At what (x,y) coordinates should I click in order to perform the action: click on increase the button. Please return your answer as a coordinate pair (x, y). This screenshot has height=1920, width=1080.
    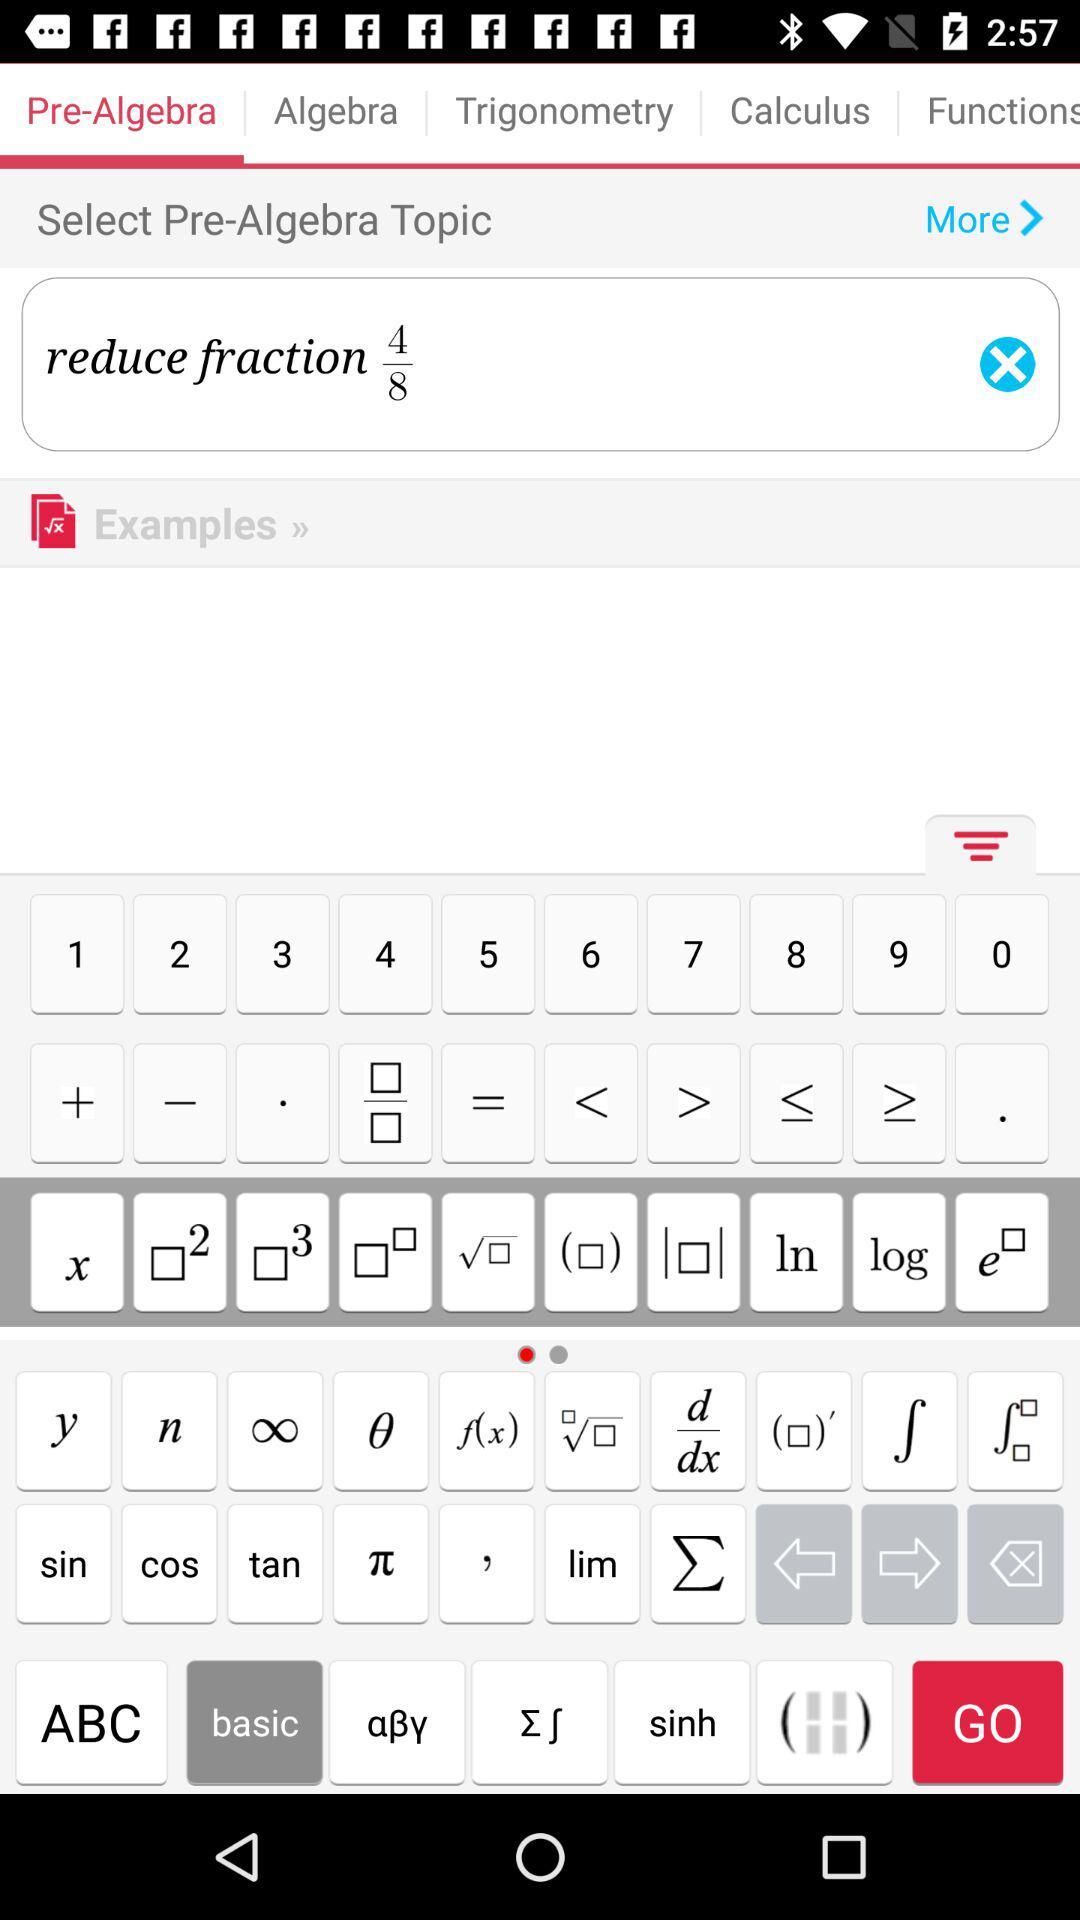
    Looking at the image, I should click on (692, 1101).